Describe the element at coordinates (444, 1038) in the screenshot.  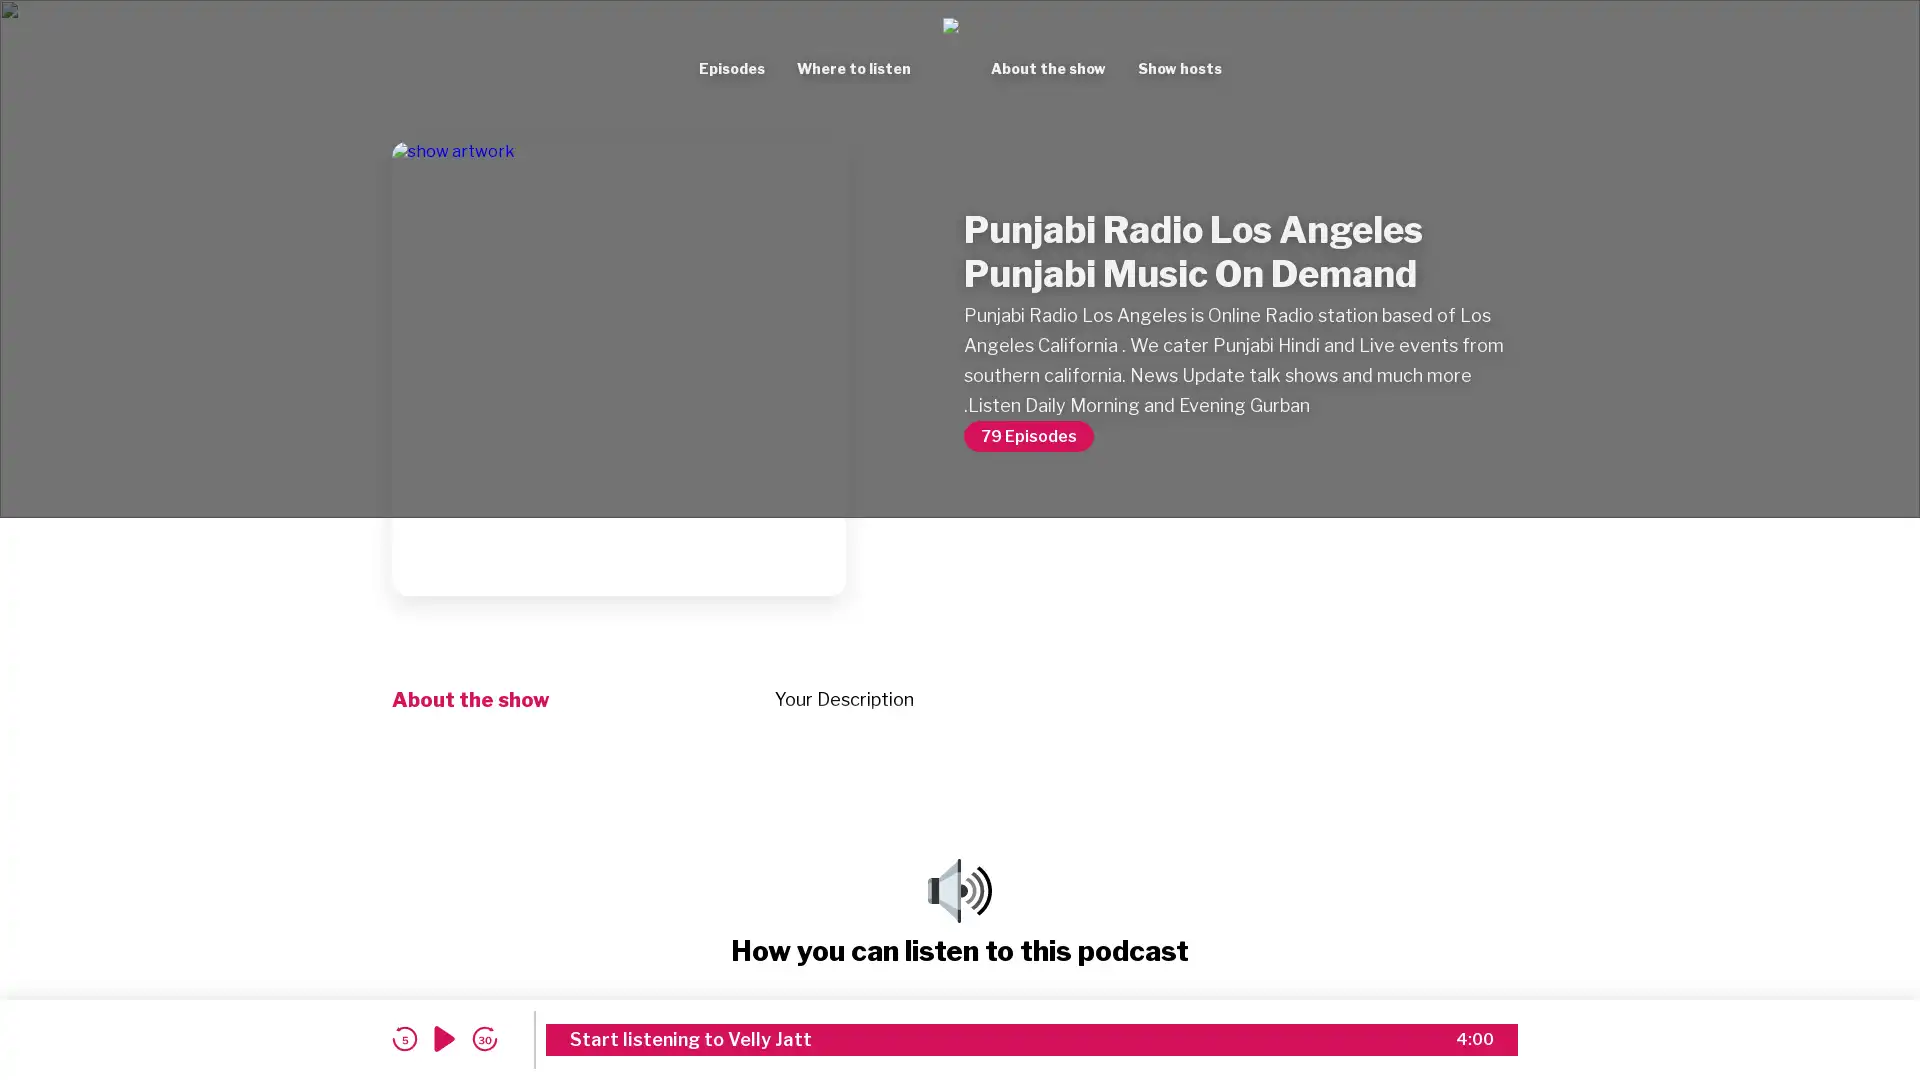
I see `play audio` at that location.